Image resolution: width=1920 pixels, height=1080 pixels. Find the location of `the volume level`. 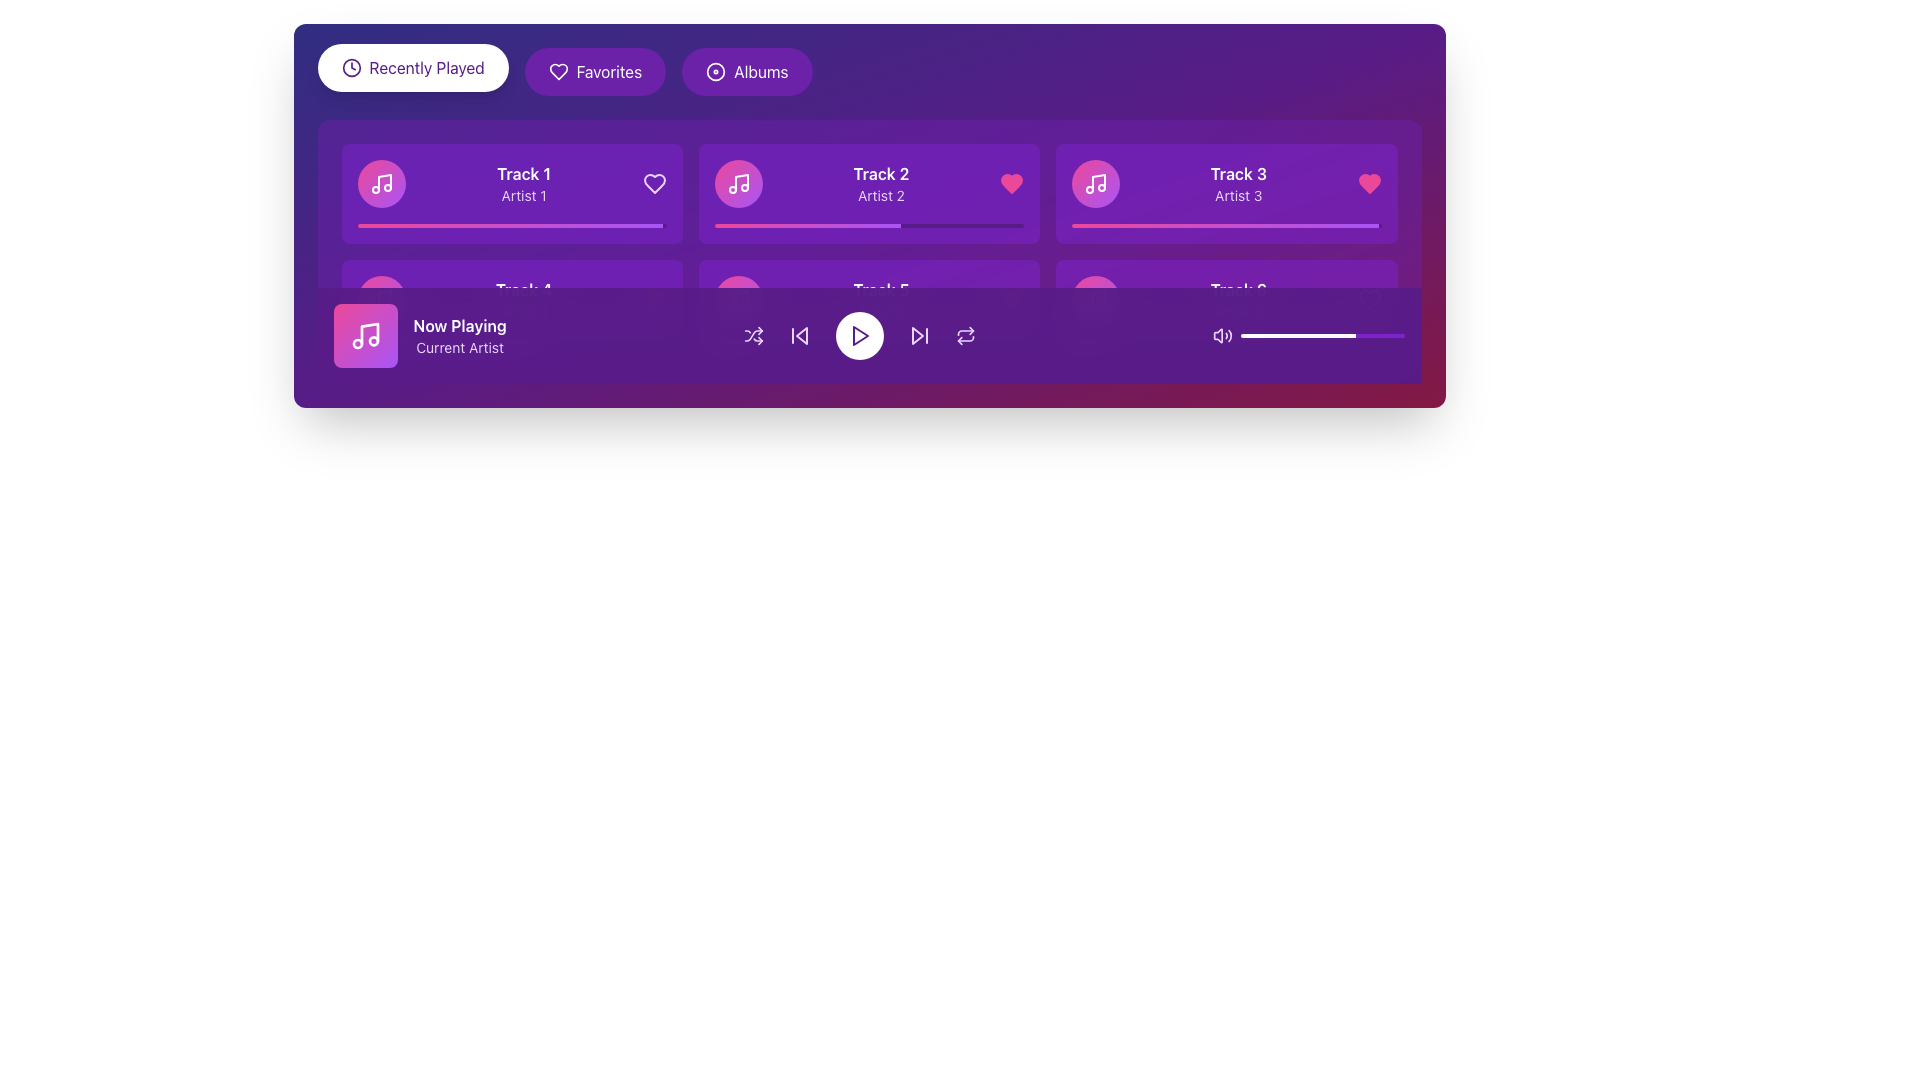

the volume level is located at coordinates (1290, 334).